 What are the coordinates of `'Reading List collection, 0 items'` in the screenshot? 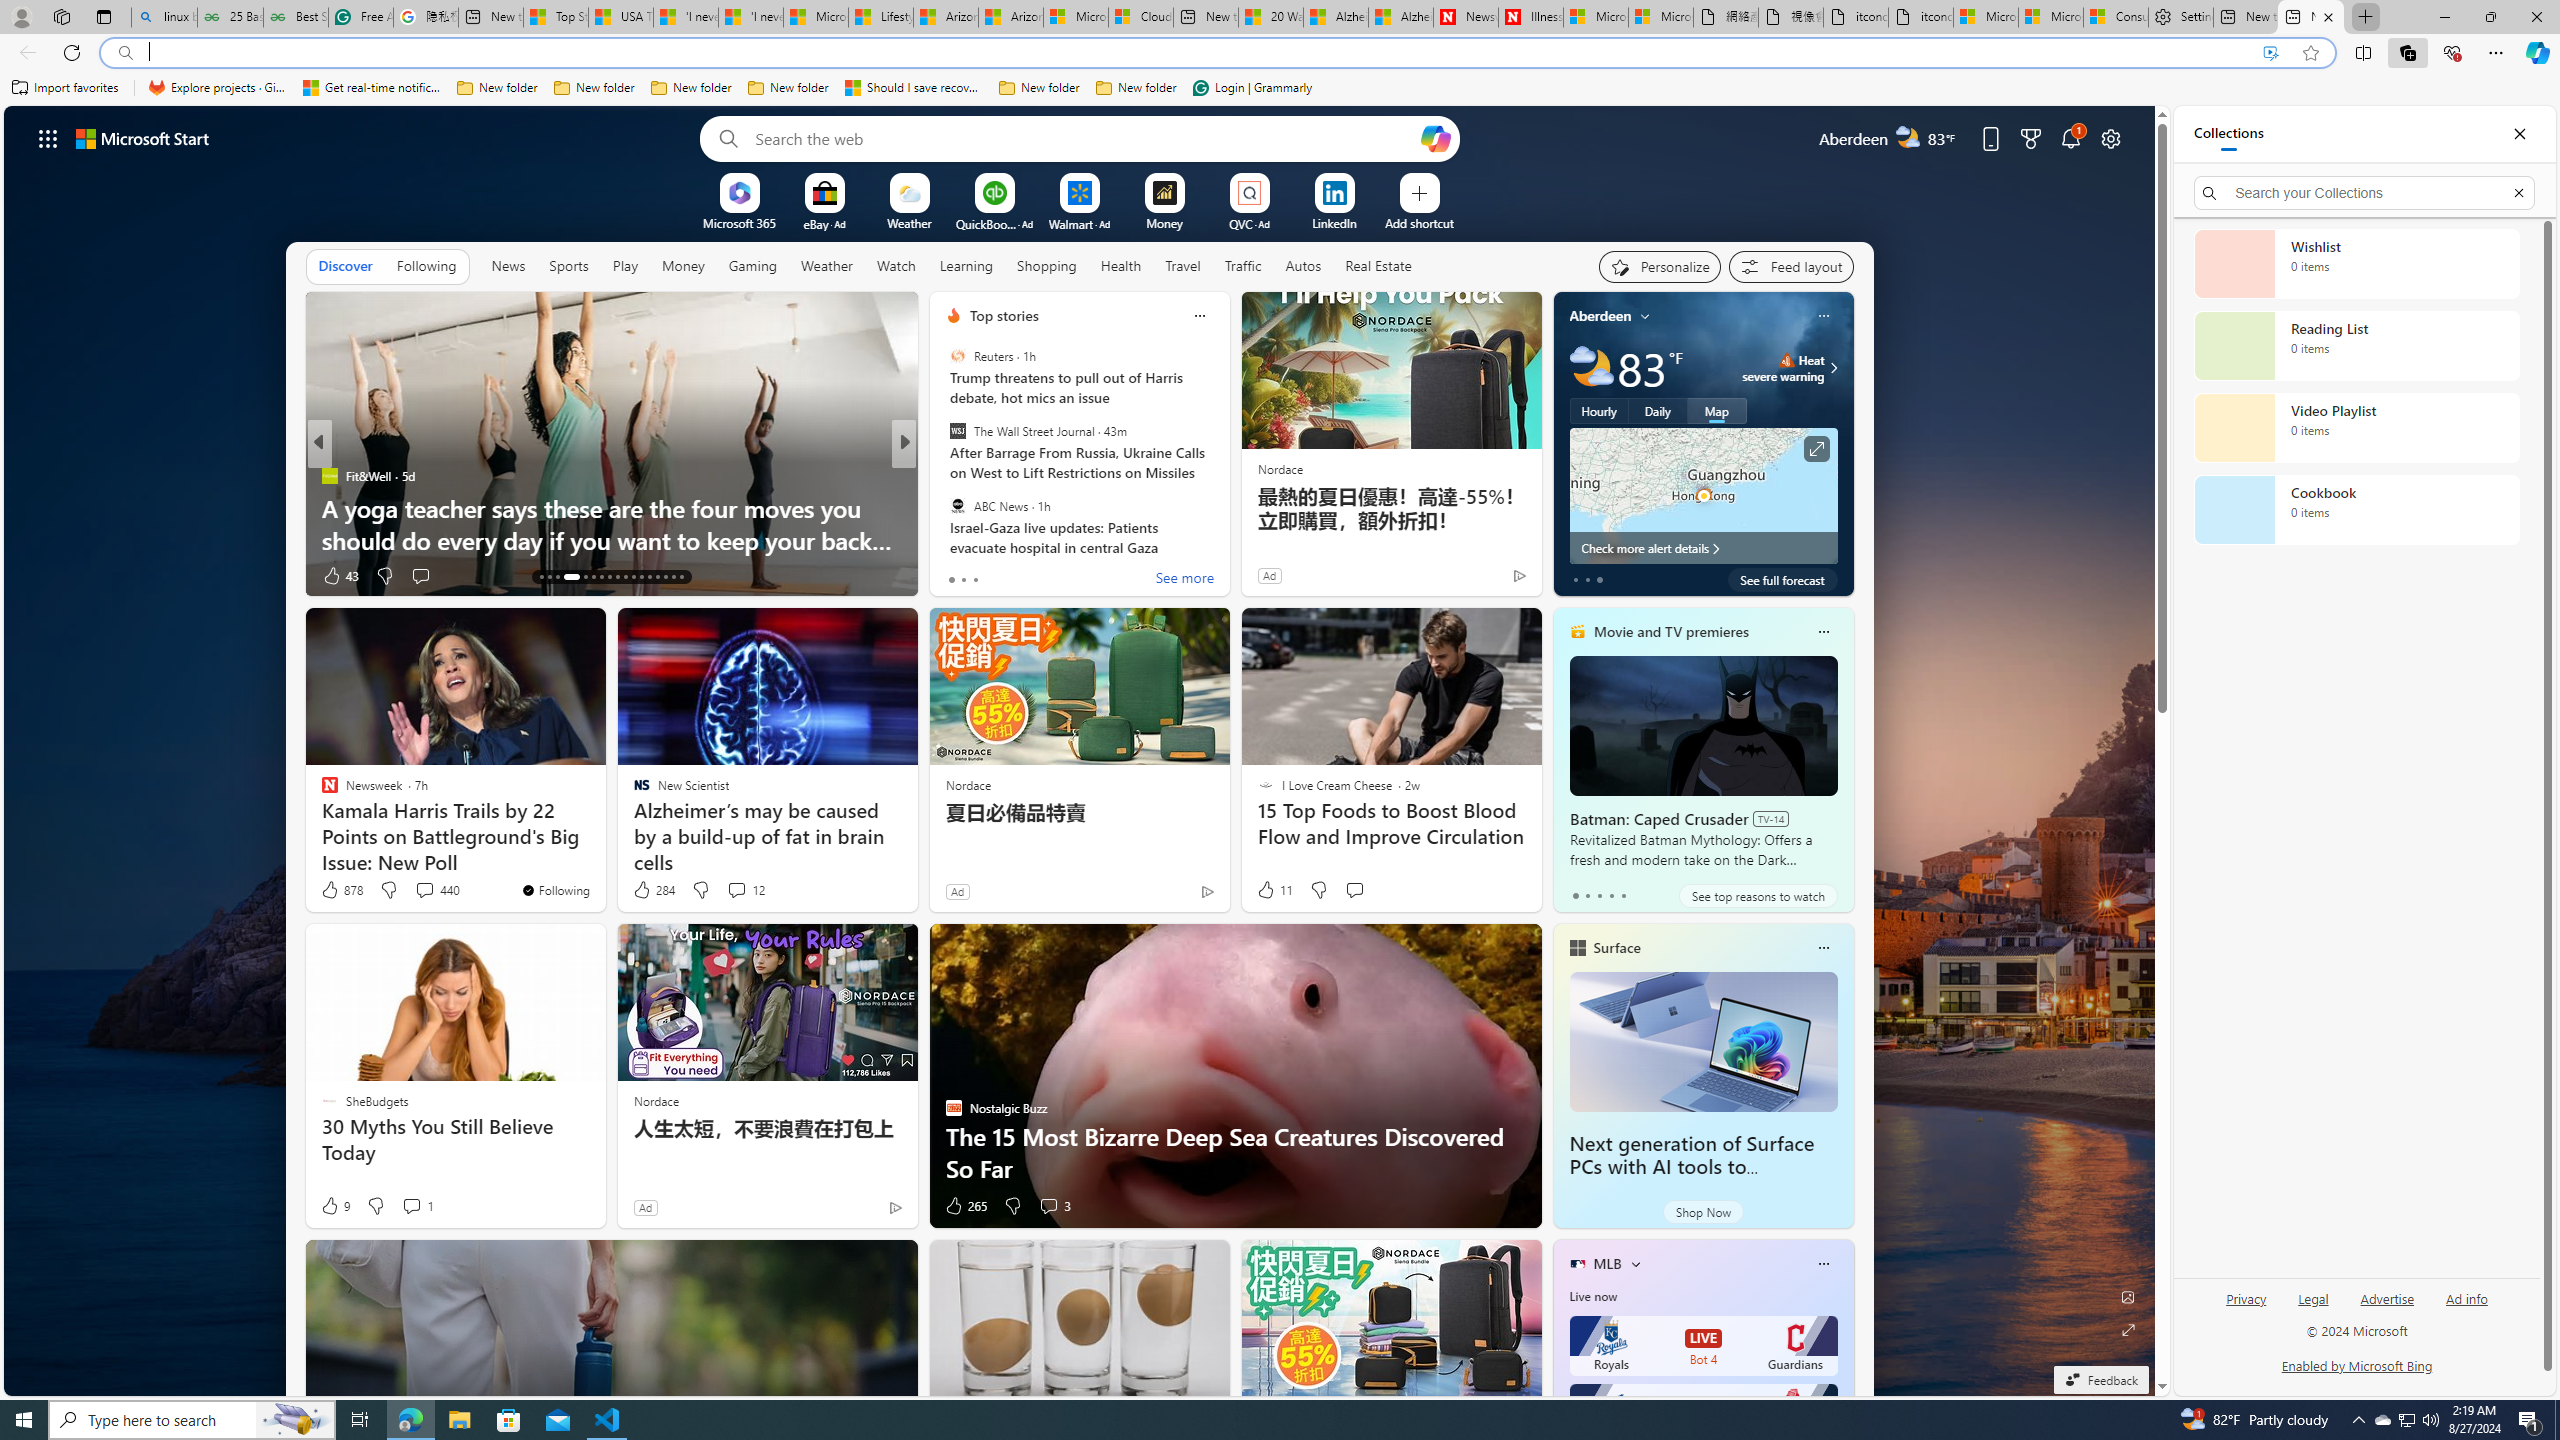 It's located at (2356, 345).